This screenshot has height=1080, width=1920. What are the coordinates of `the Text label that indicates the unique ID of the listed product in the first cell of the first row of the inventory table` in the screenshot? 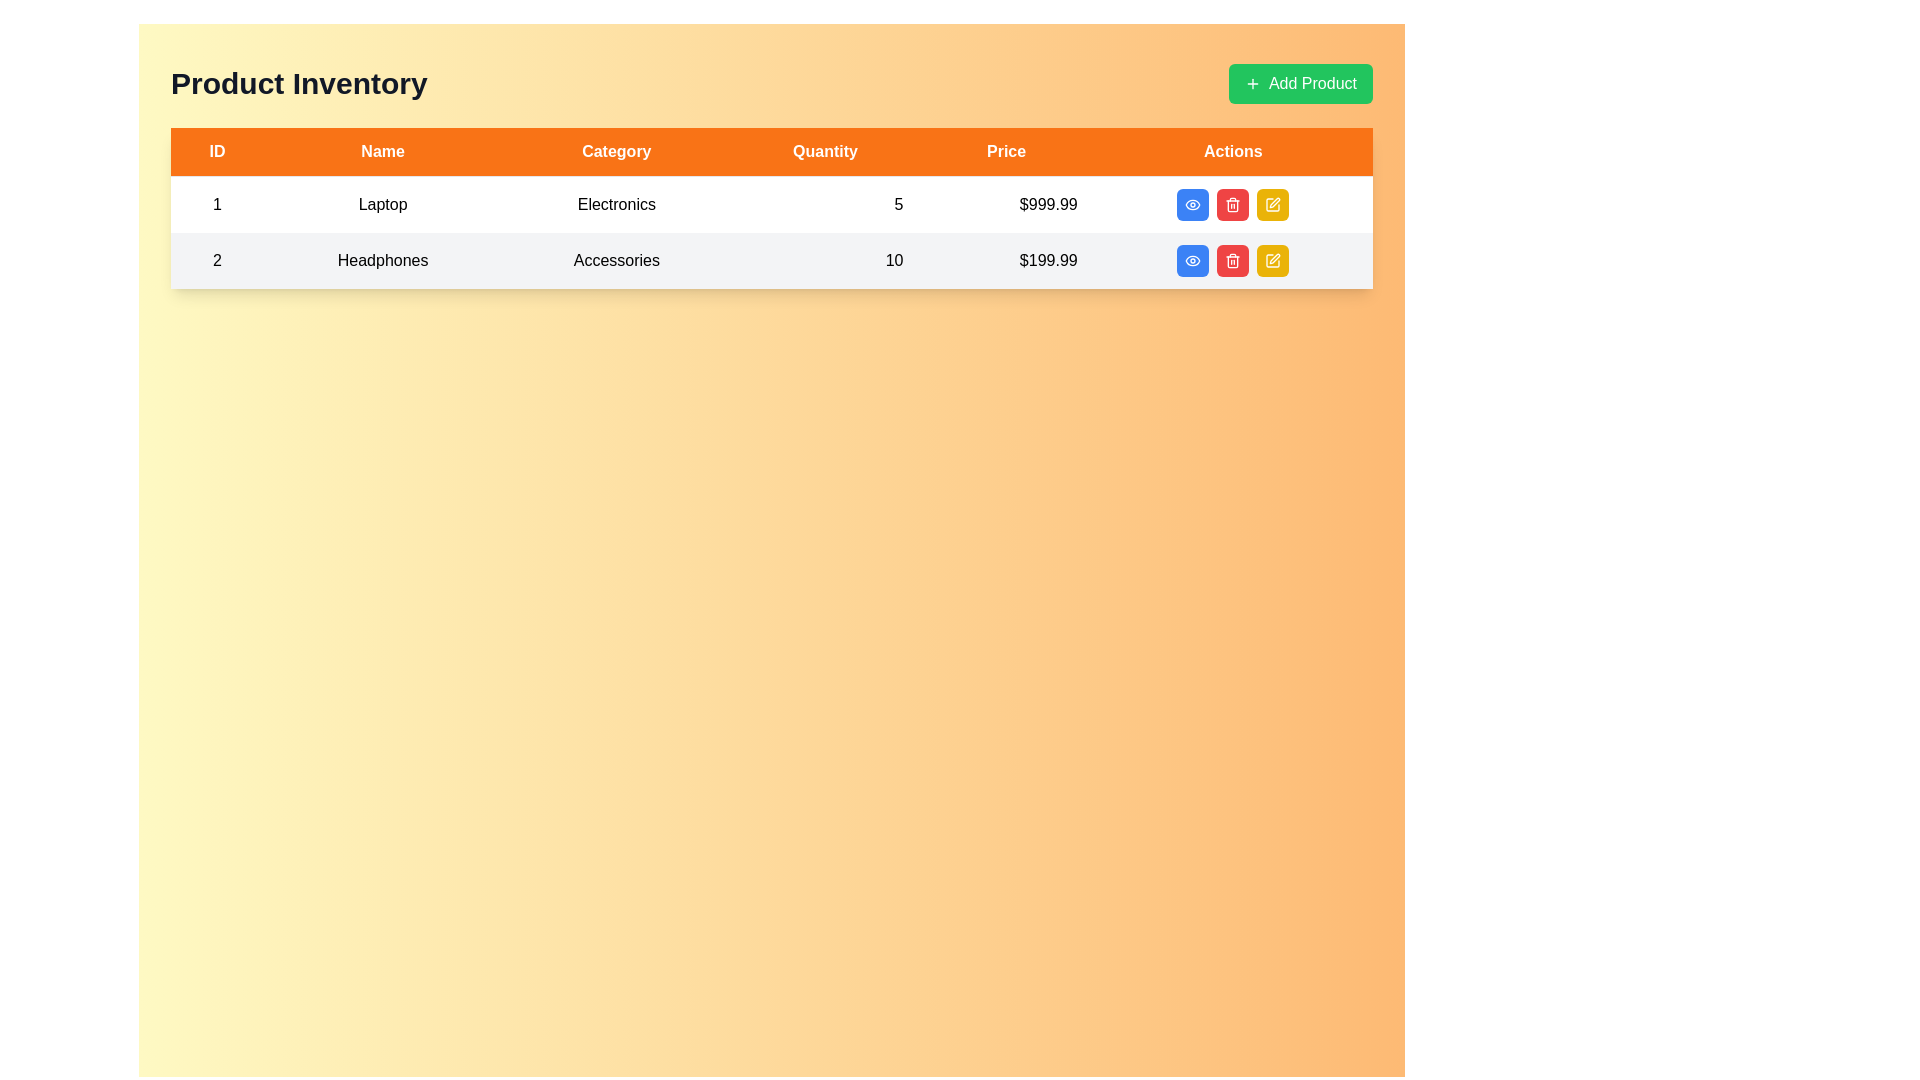 It's located at (217, 204).